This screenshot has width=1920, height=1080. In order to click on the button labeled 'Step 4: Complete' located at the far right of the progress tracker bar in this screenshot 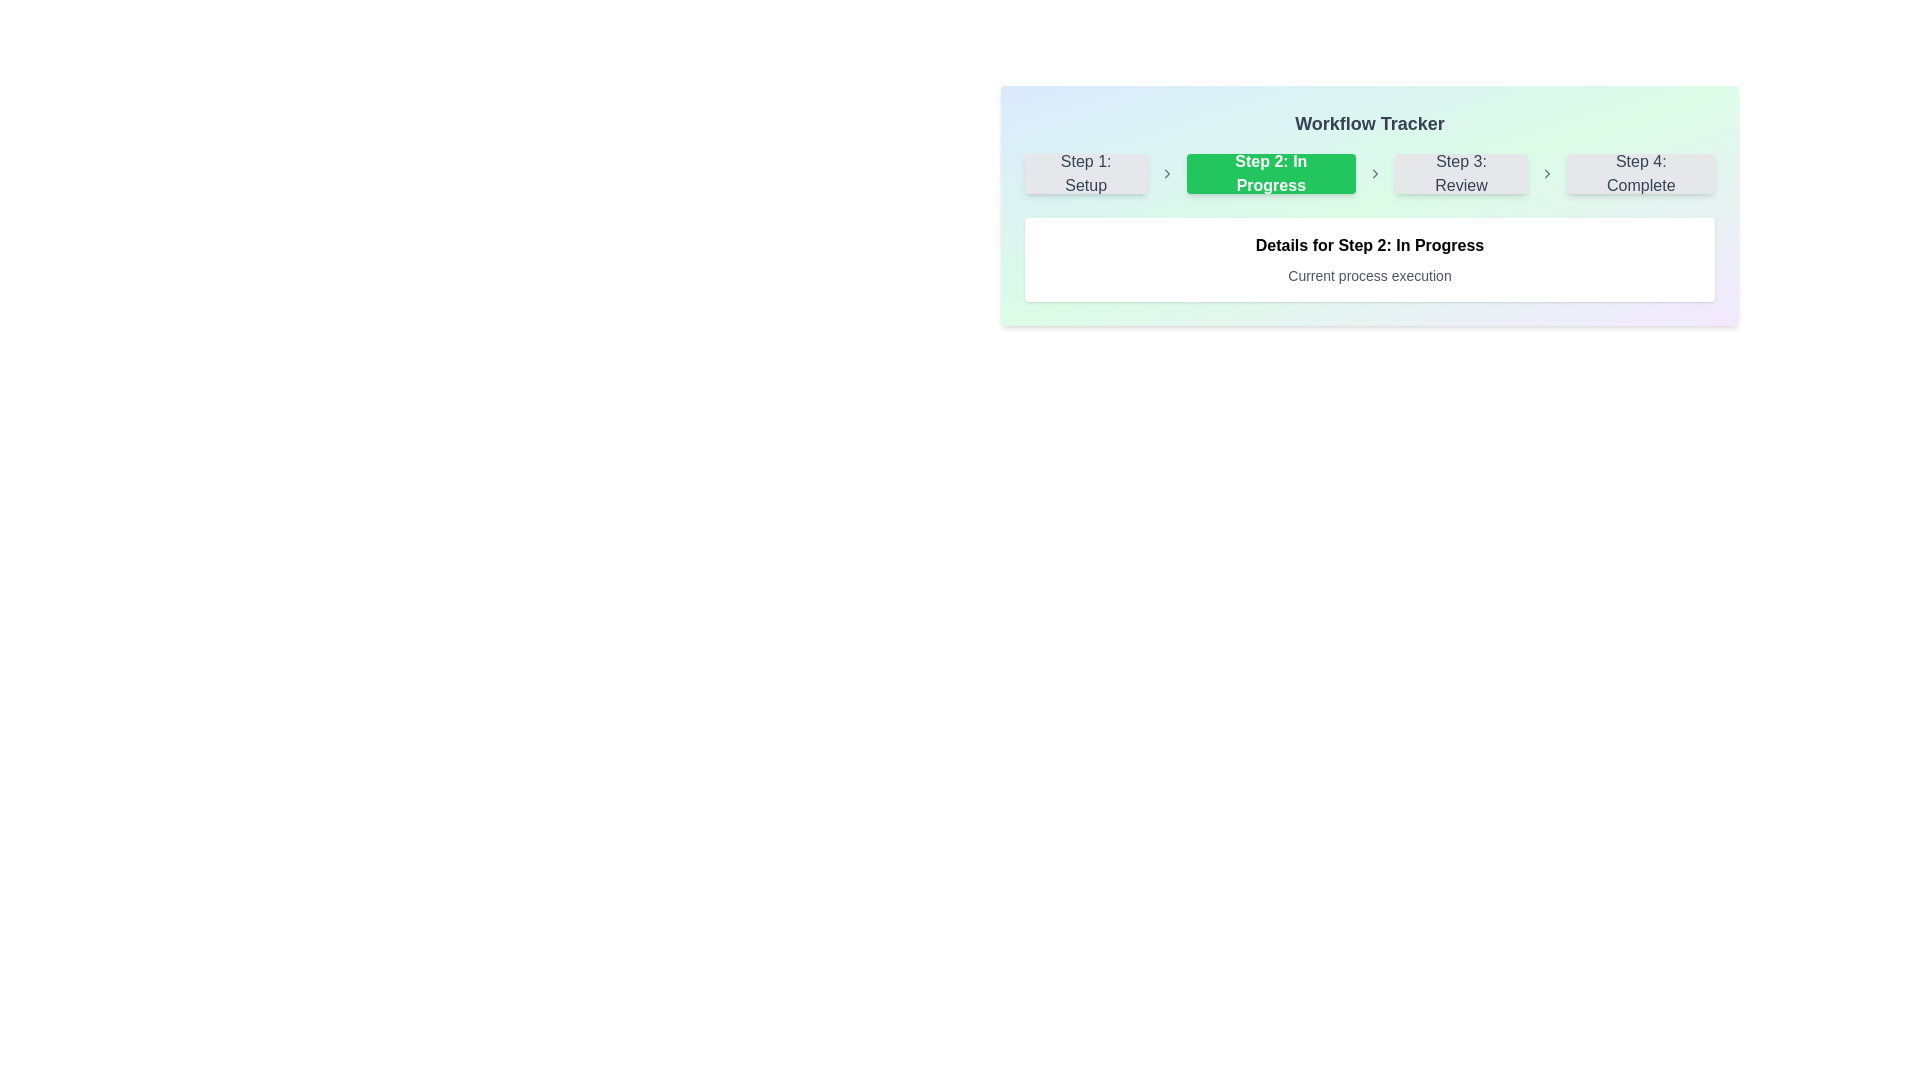, I will do `click(1641, 172)`.